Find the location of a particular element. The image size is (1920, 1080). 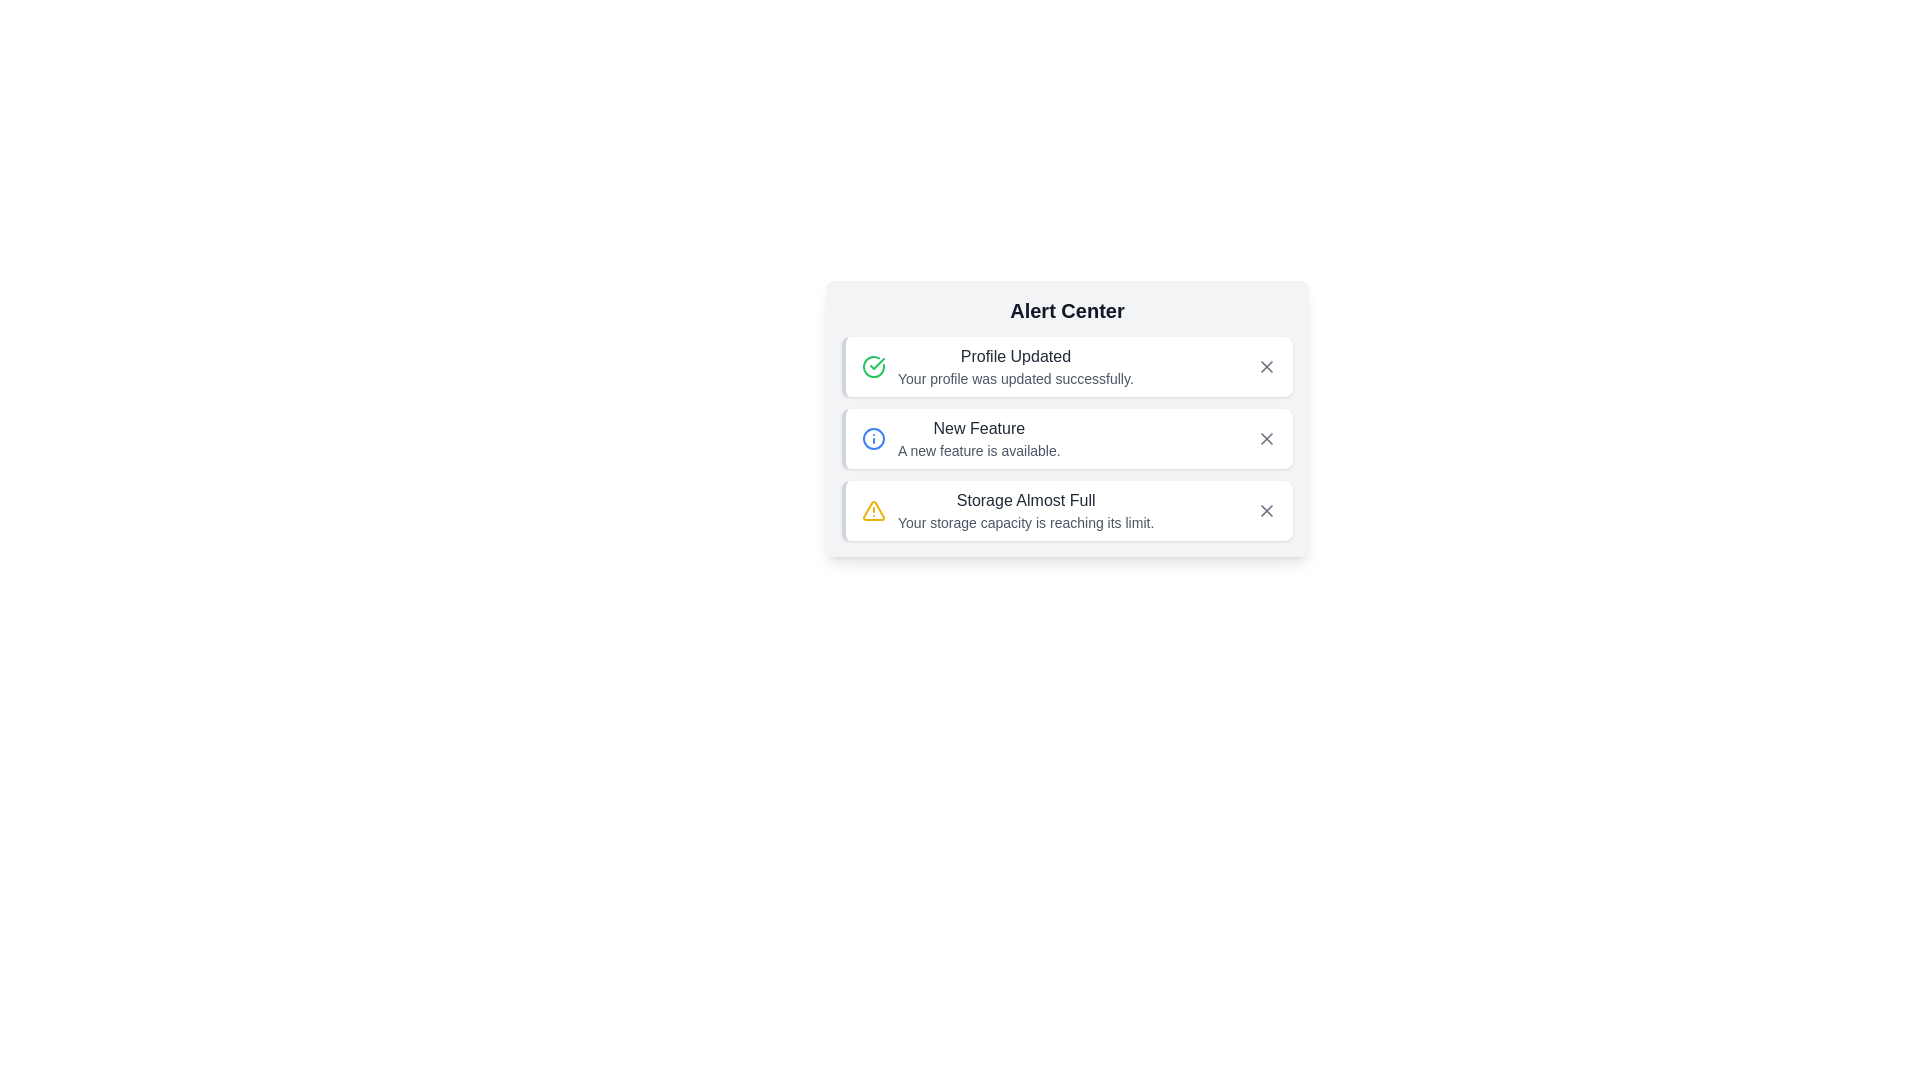

the 'X' button located at the rightmost side of the 'New Feature' notification to trigger the hover effect is located at coordinates (1266, 438).